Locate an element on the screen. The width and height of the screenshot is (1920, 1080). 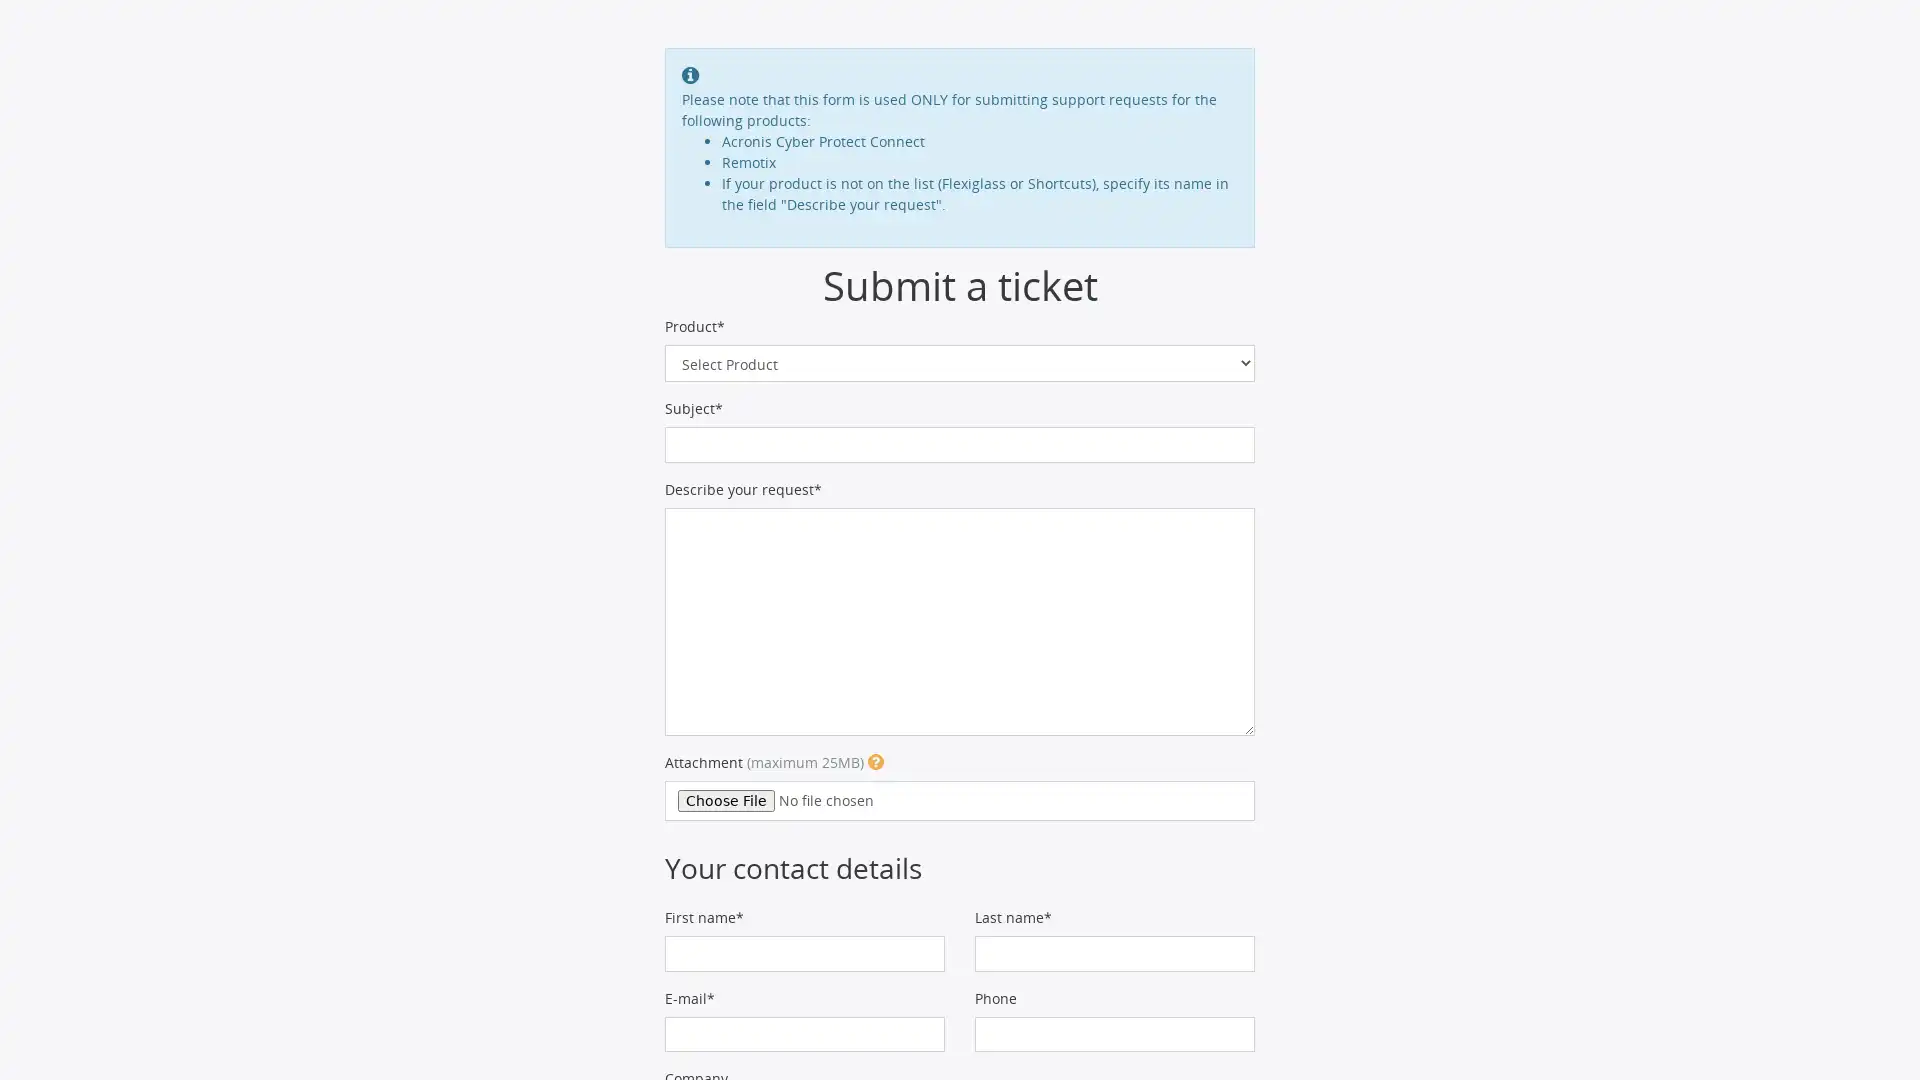
Attachment (maximum 25MB) is located at coordinates (960, 798).